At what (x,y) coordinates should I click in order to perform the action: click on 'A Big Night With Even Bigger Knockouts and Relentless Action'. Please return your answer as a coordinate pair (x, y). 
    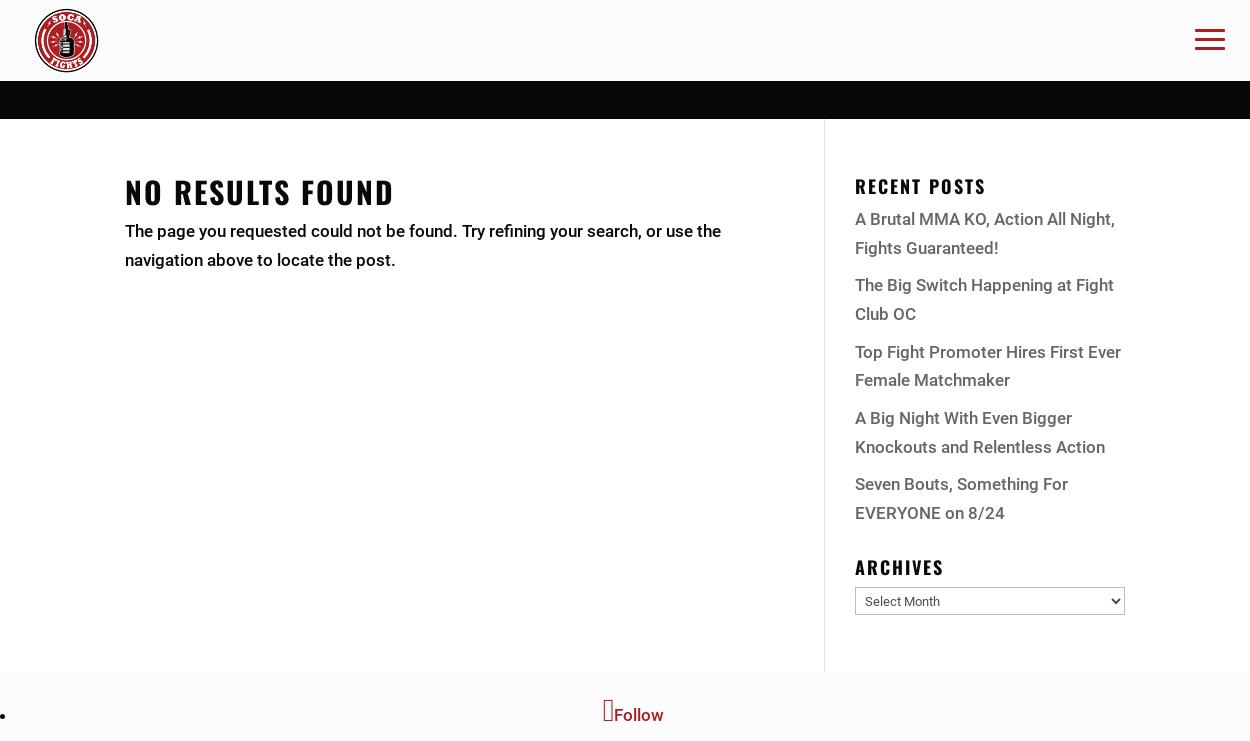
    Looking at the image, I should click on (979, 431).